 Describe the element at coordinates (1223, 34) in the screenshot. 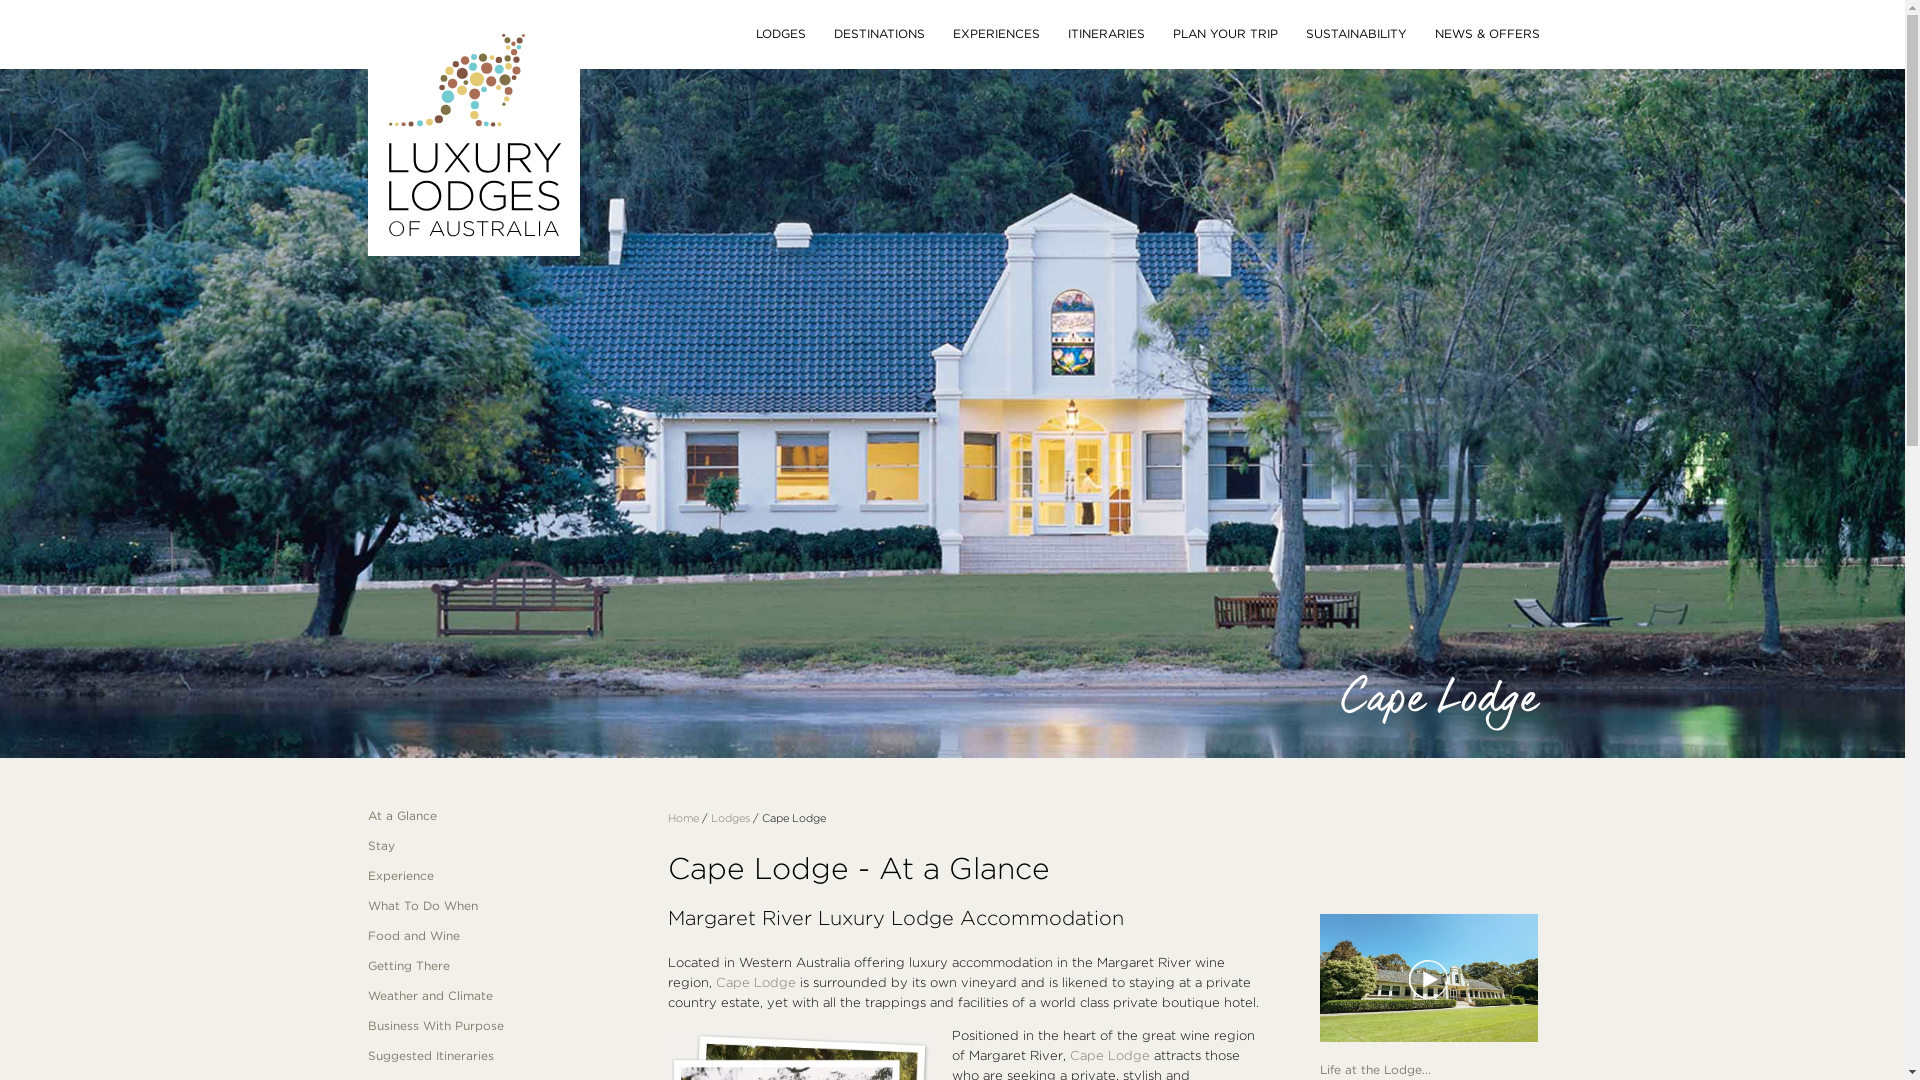

I see `'PLAN YOUR TRIP'` at that location.